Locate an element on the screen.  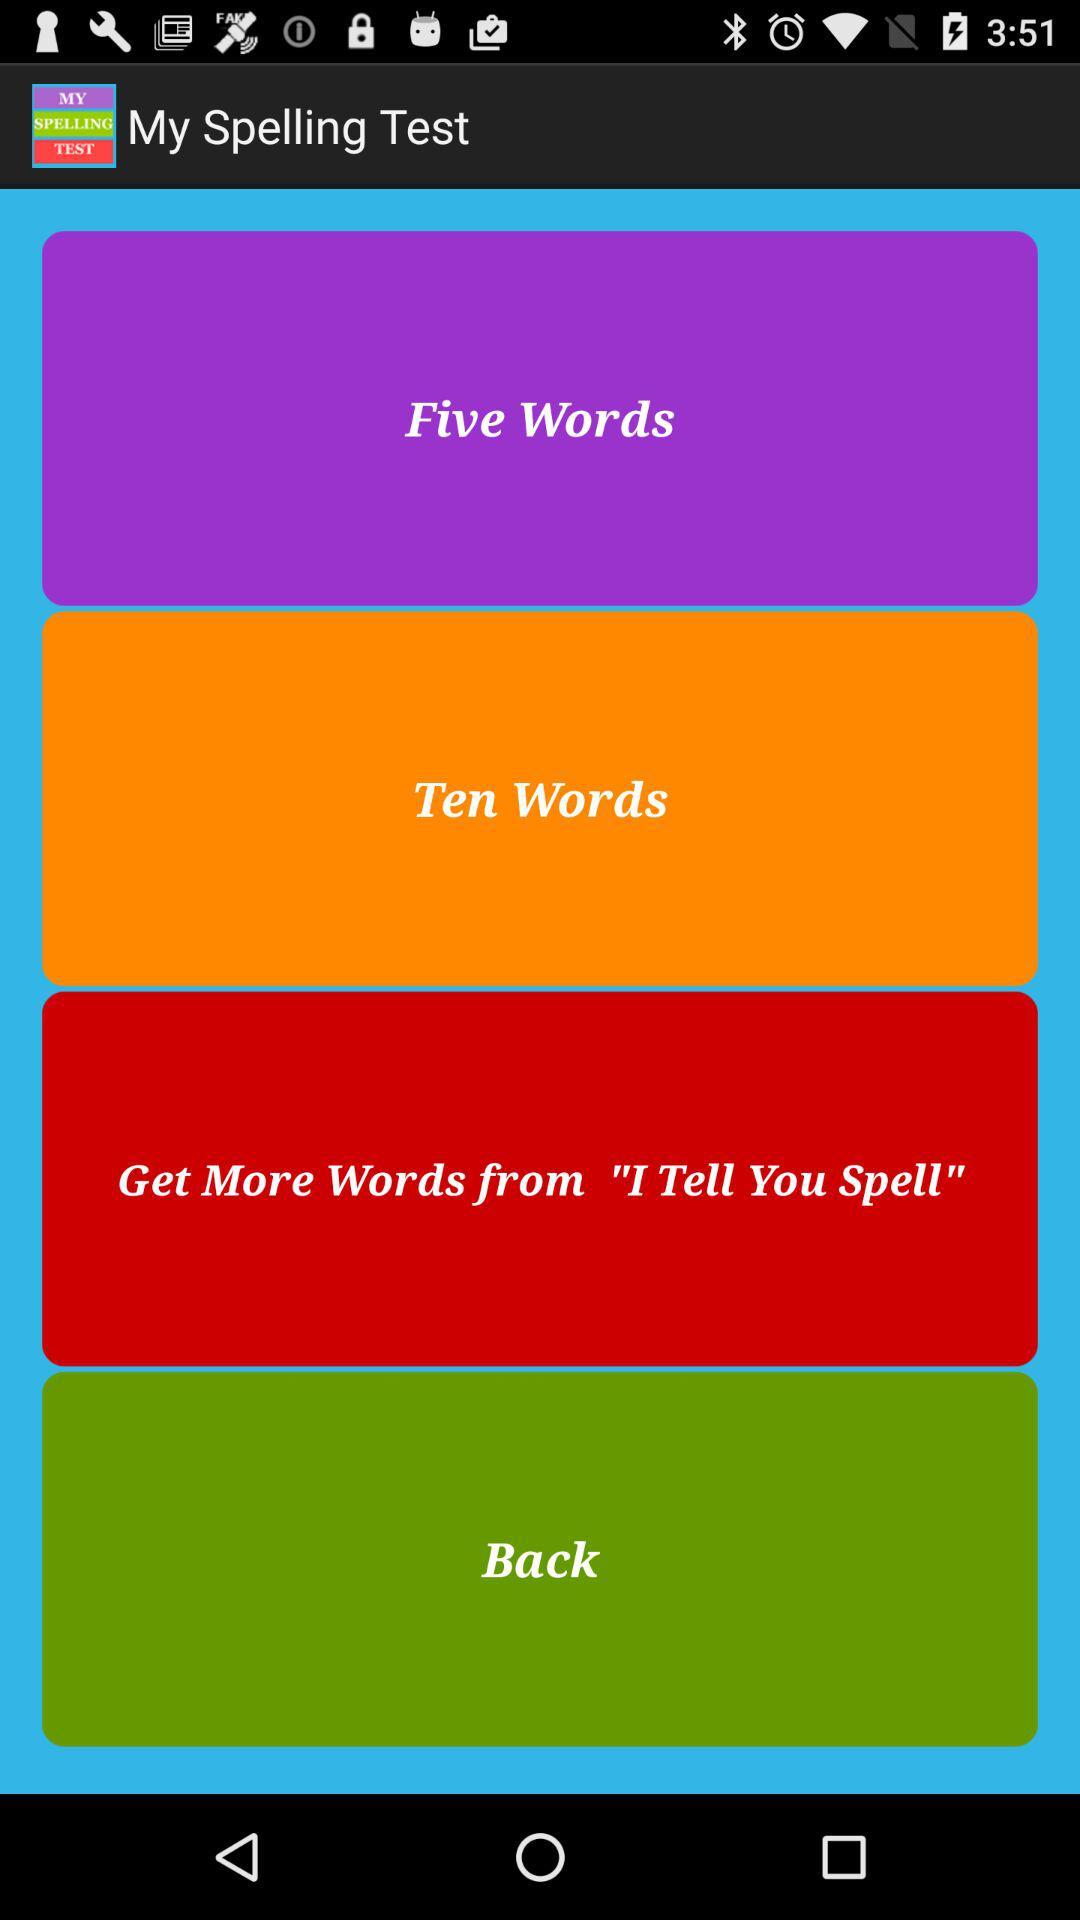
the icon below the five words button is located at coordinates (540, 797).